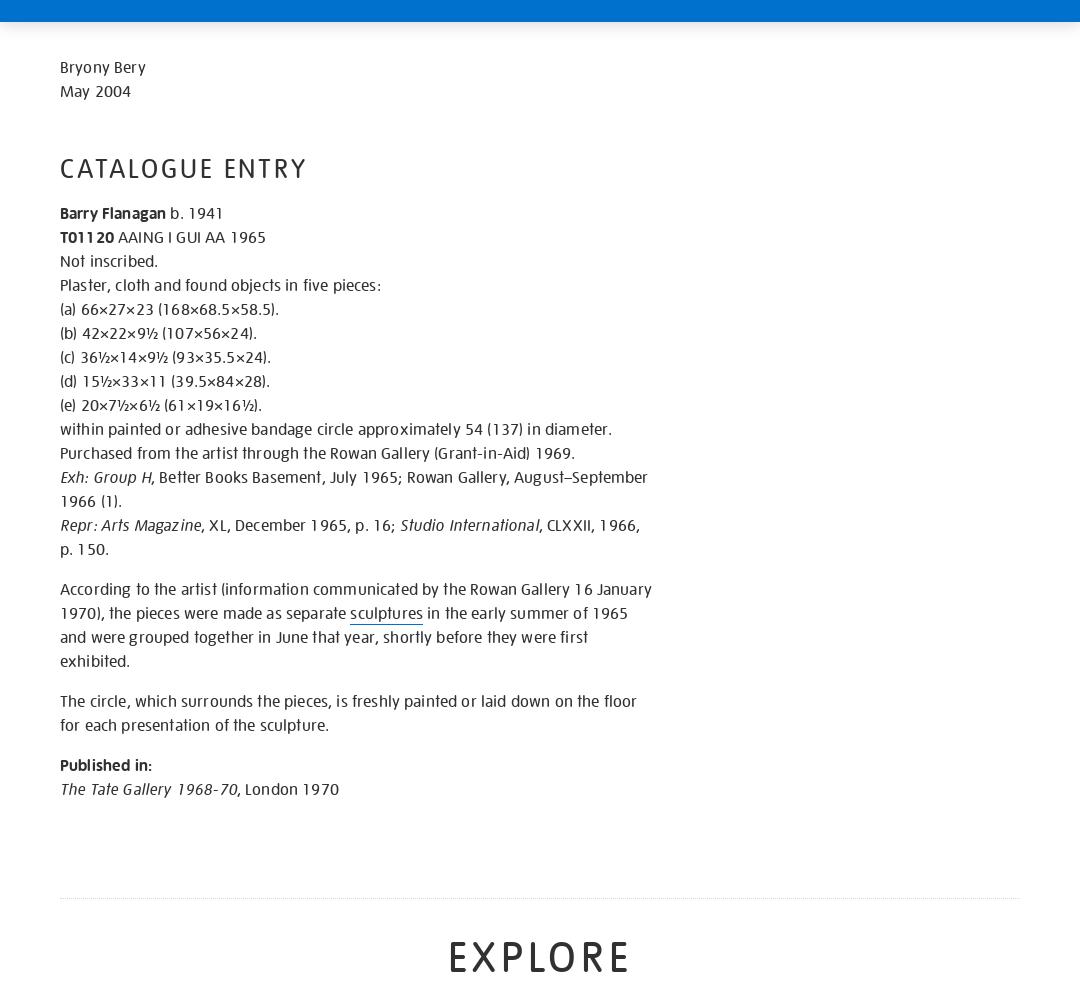  What do you see at coordinates (183, 168) in the screenshot?
I see `'Catalogue entry'` at bounding box center [183, 168].